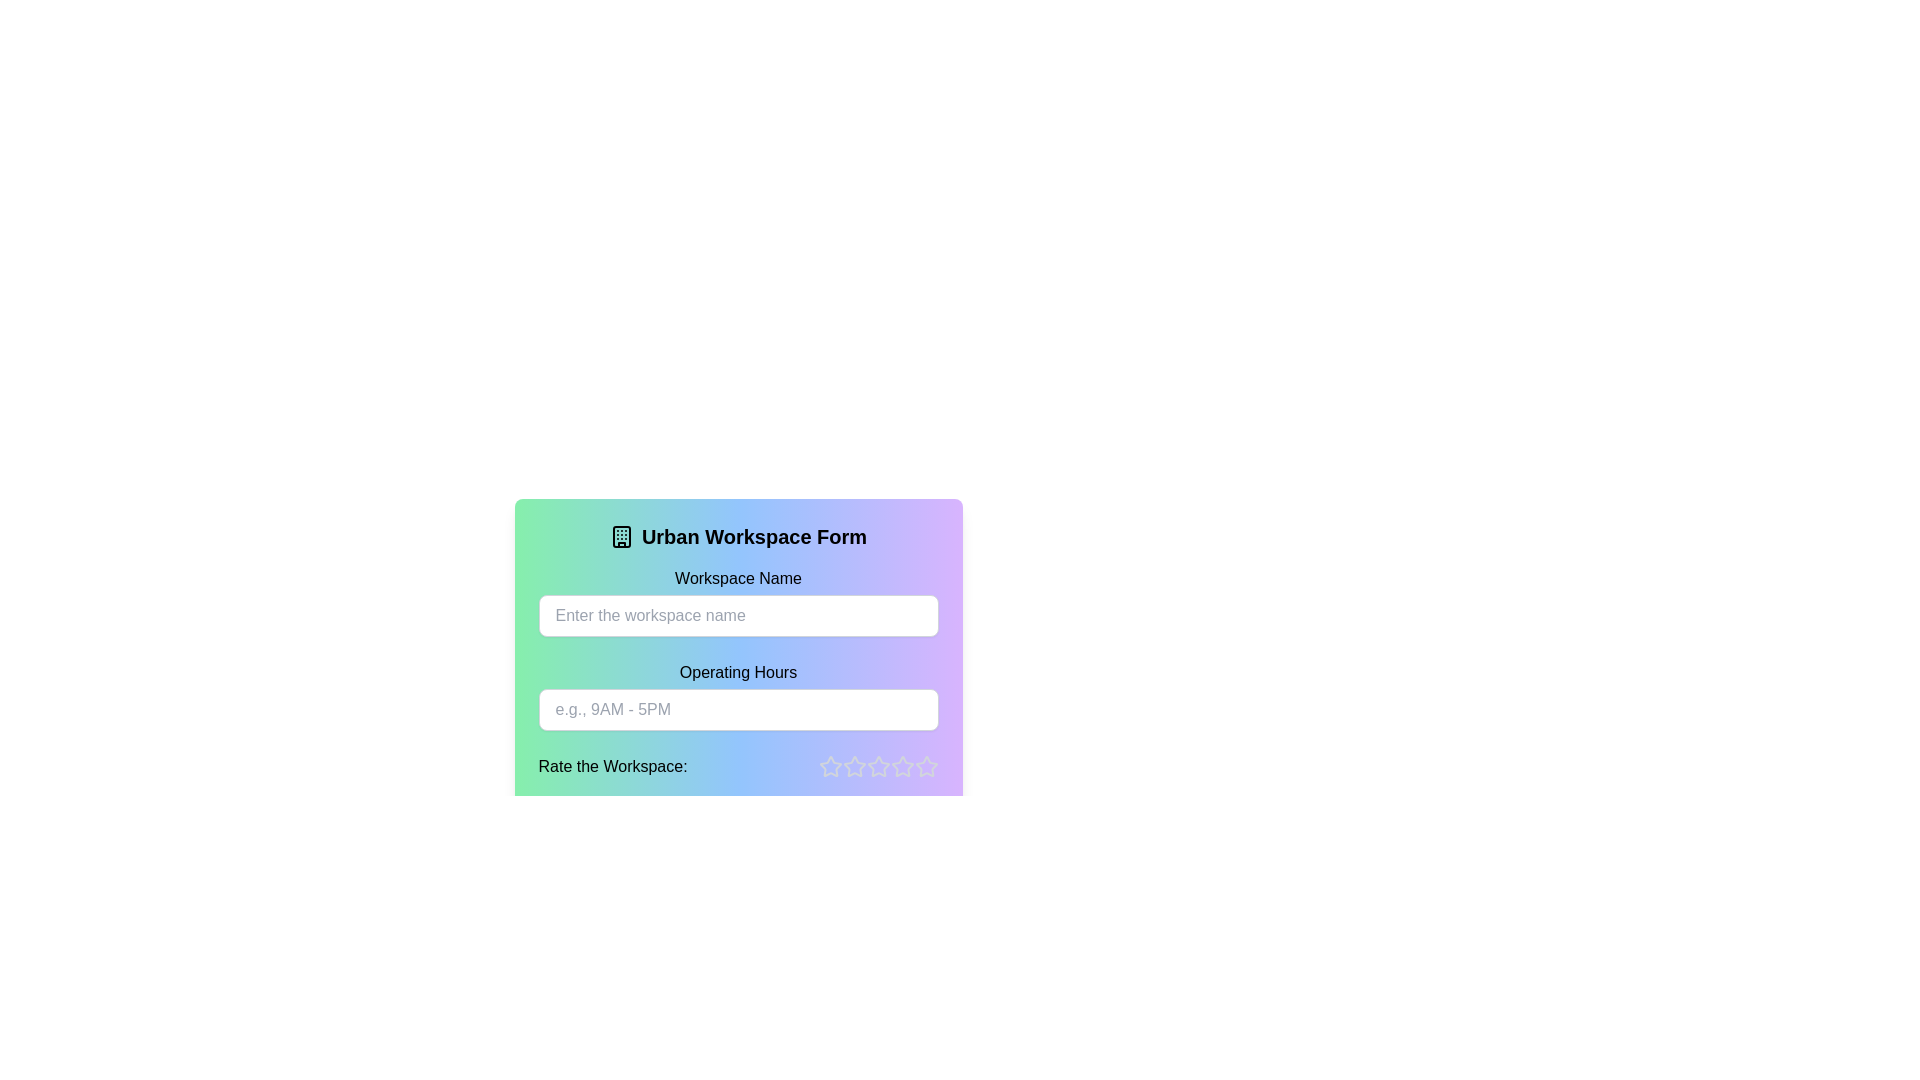 This screenshot has width=1920, height=1080. What do you see at coordinates (737, 694) in the screenshot?
I see `the text input field for operating hours, which is located below the 'Workspace Name' field and above the 'Rate the Workspace' section, to focus on it` at bounding box center [737, 694].